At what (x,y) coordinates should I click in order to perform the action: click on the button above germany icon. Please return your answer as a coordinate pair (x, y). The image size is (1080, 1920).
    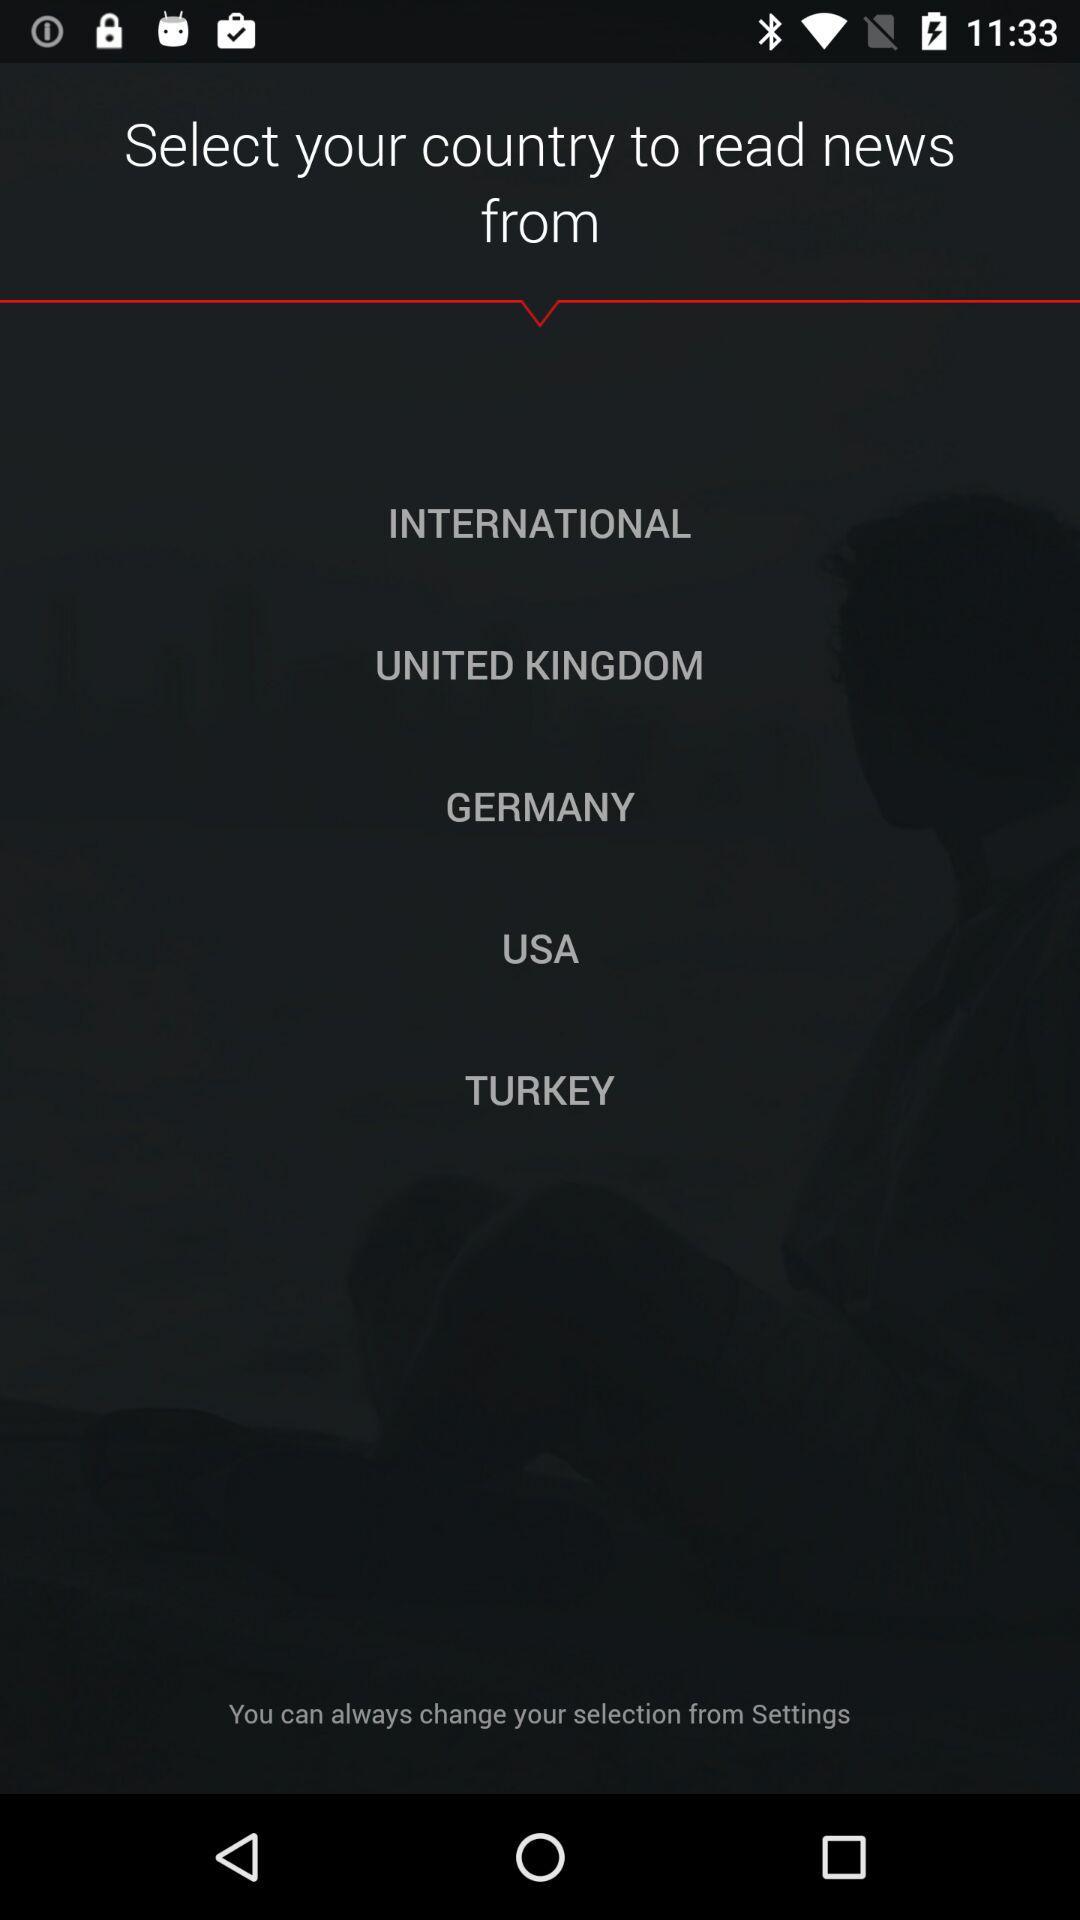
    Looking at the image, I should click on (538, 663).